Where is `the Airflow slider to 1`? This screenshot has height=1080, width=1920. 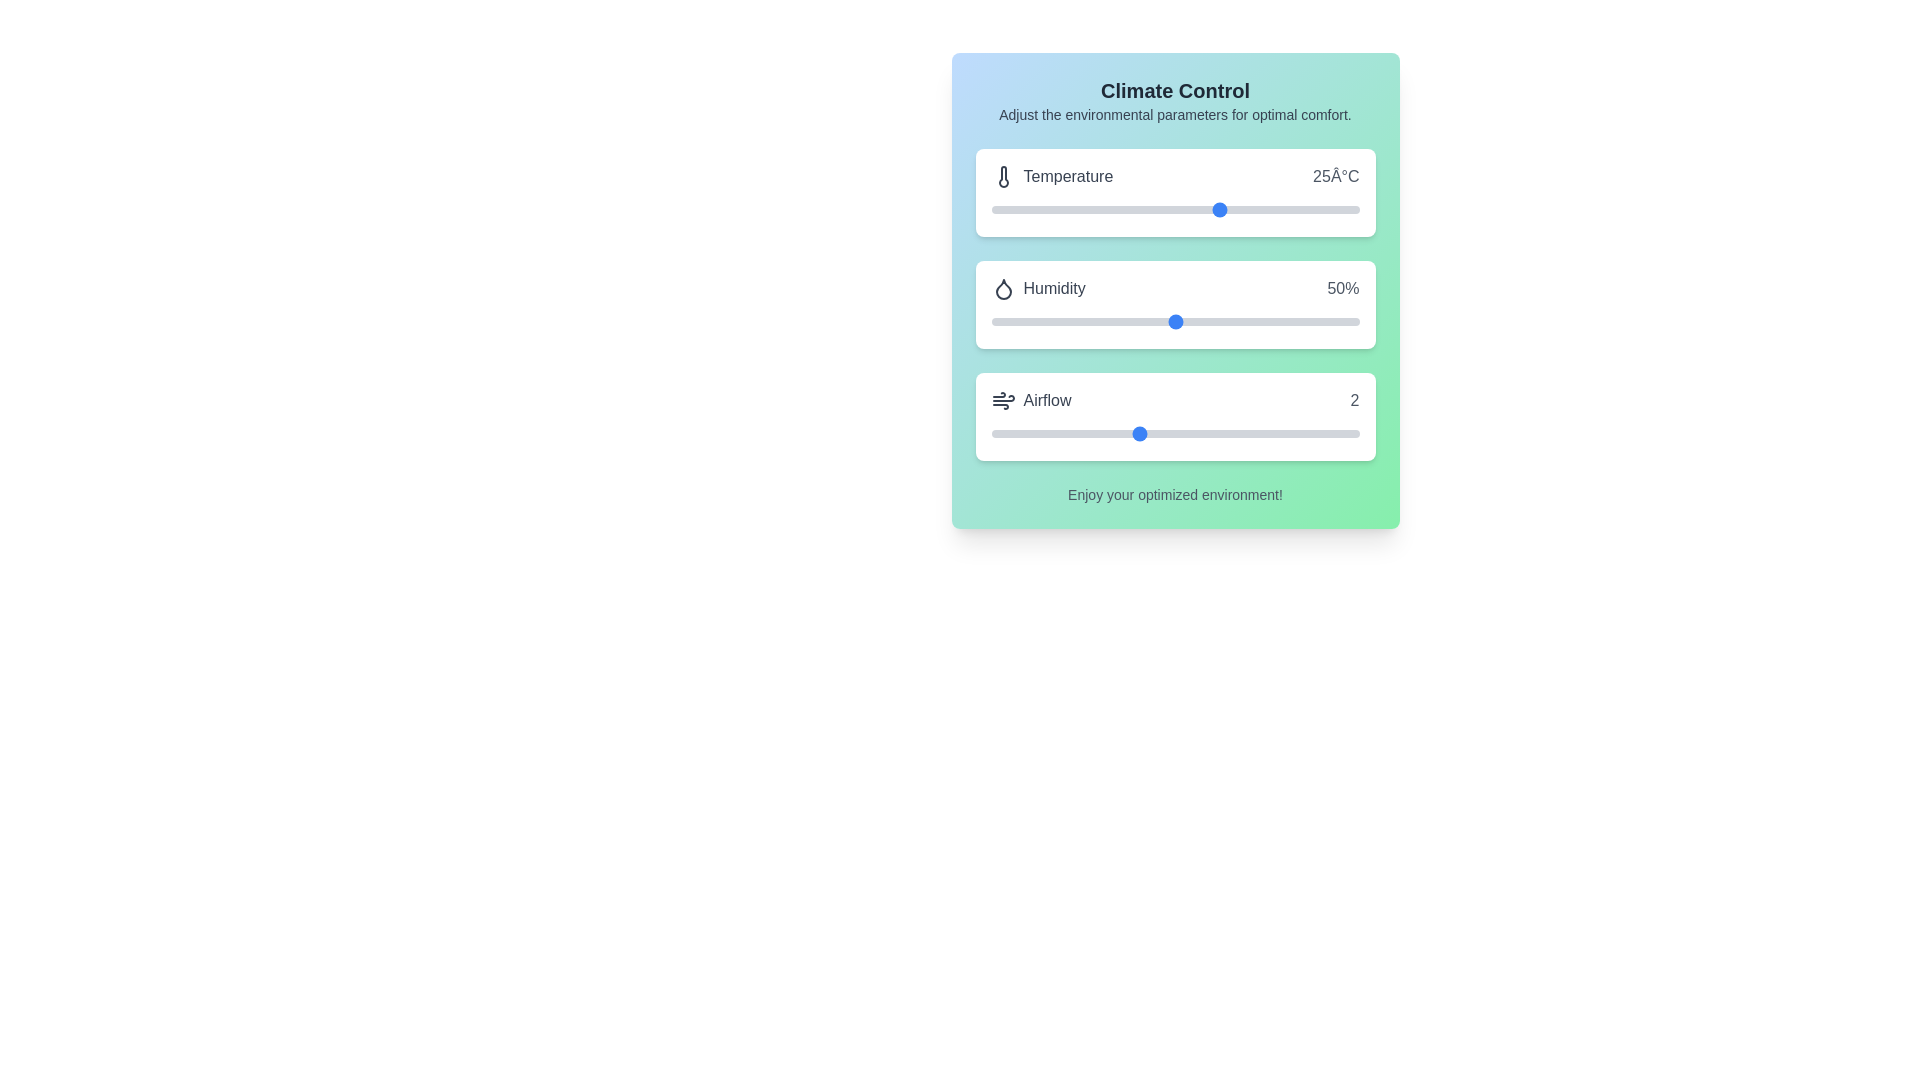 the Airflow slider to 1 is located at coordinates (1064, 433).